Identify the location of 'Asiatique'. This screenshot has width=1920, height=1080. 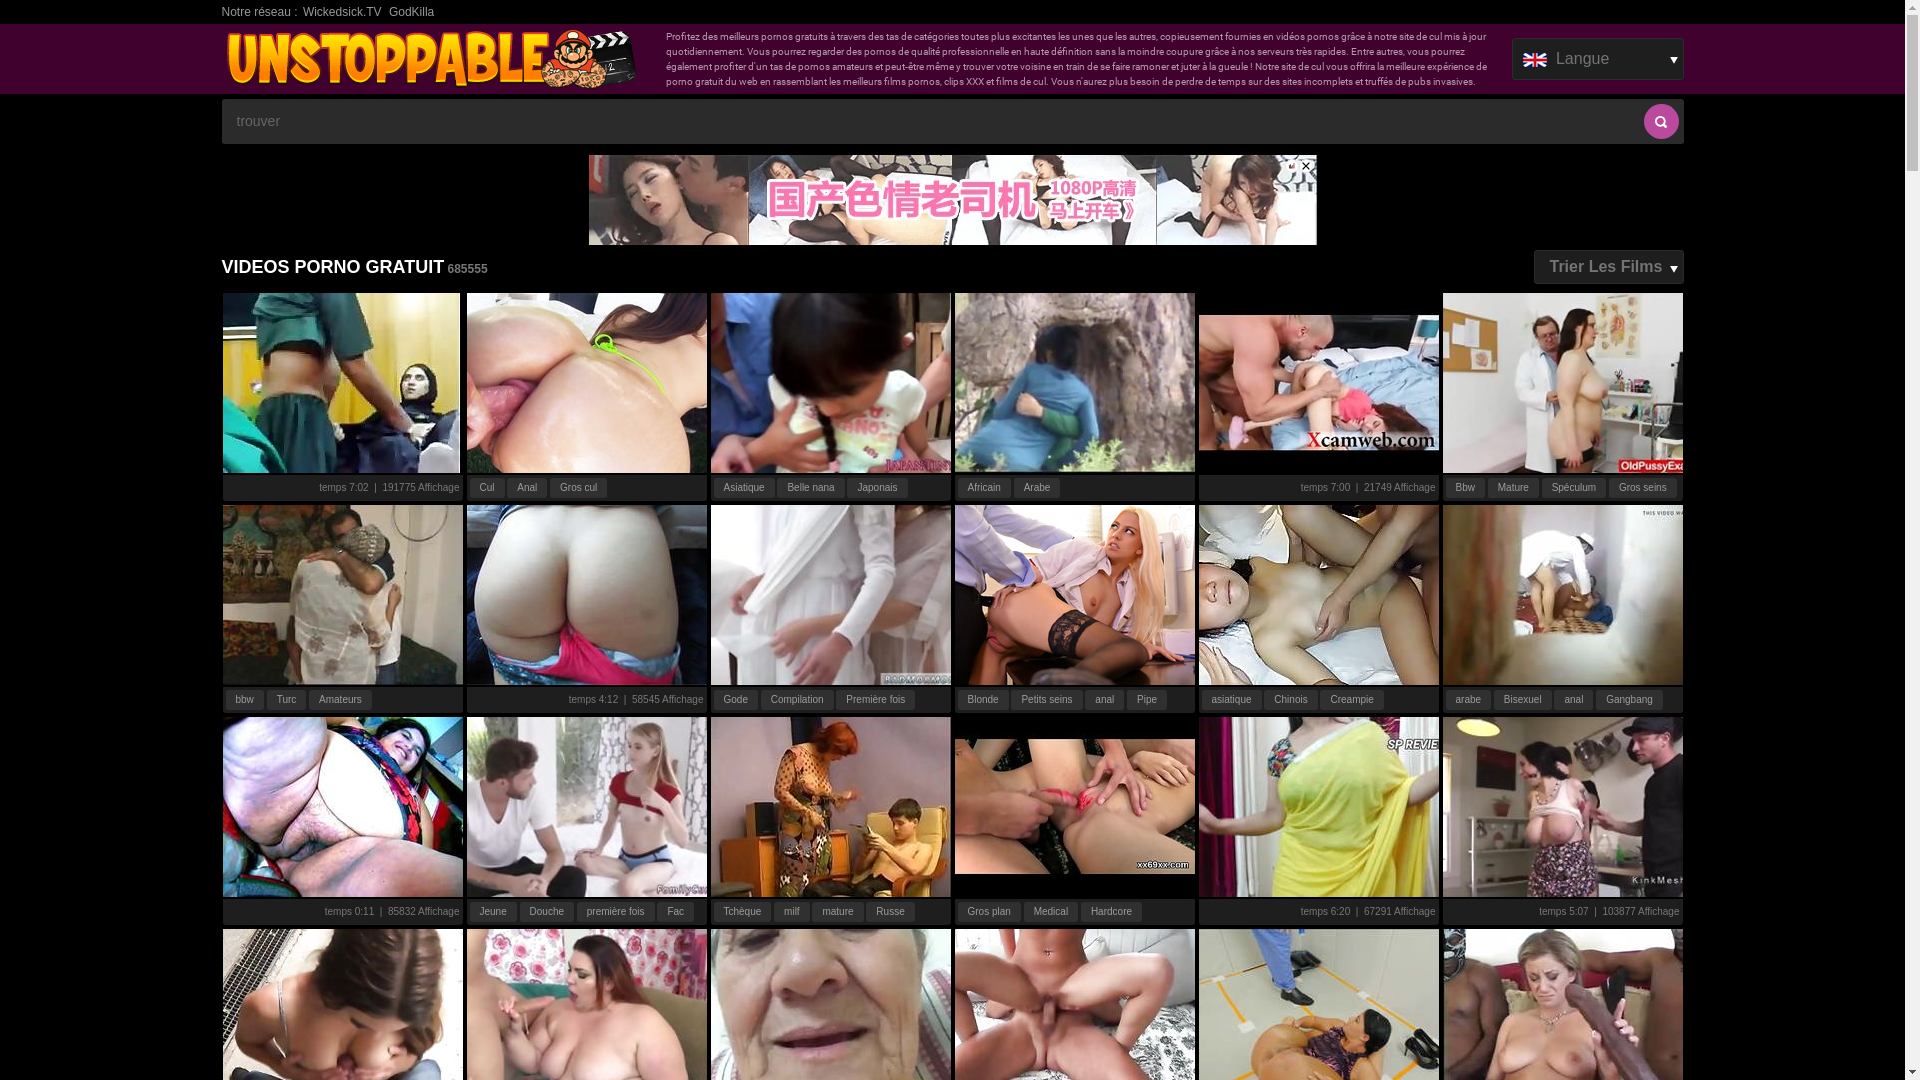
(743, 488).